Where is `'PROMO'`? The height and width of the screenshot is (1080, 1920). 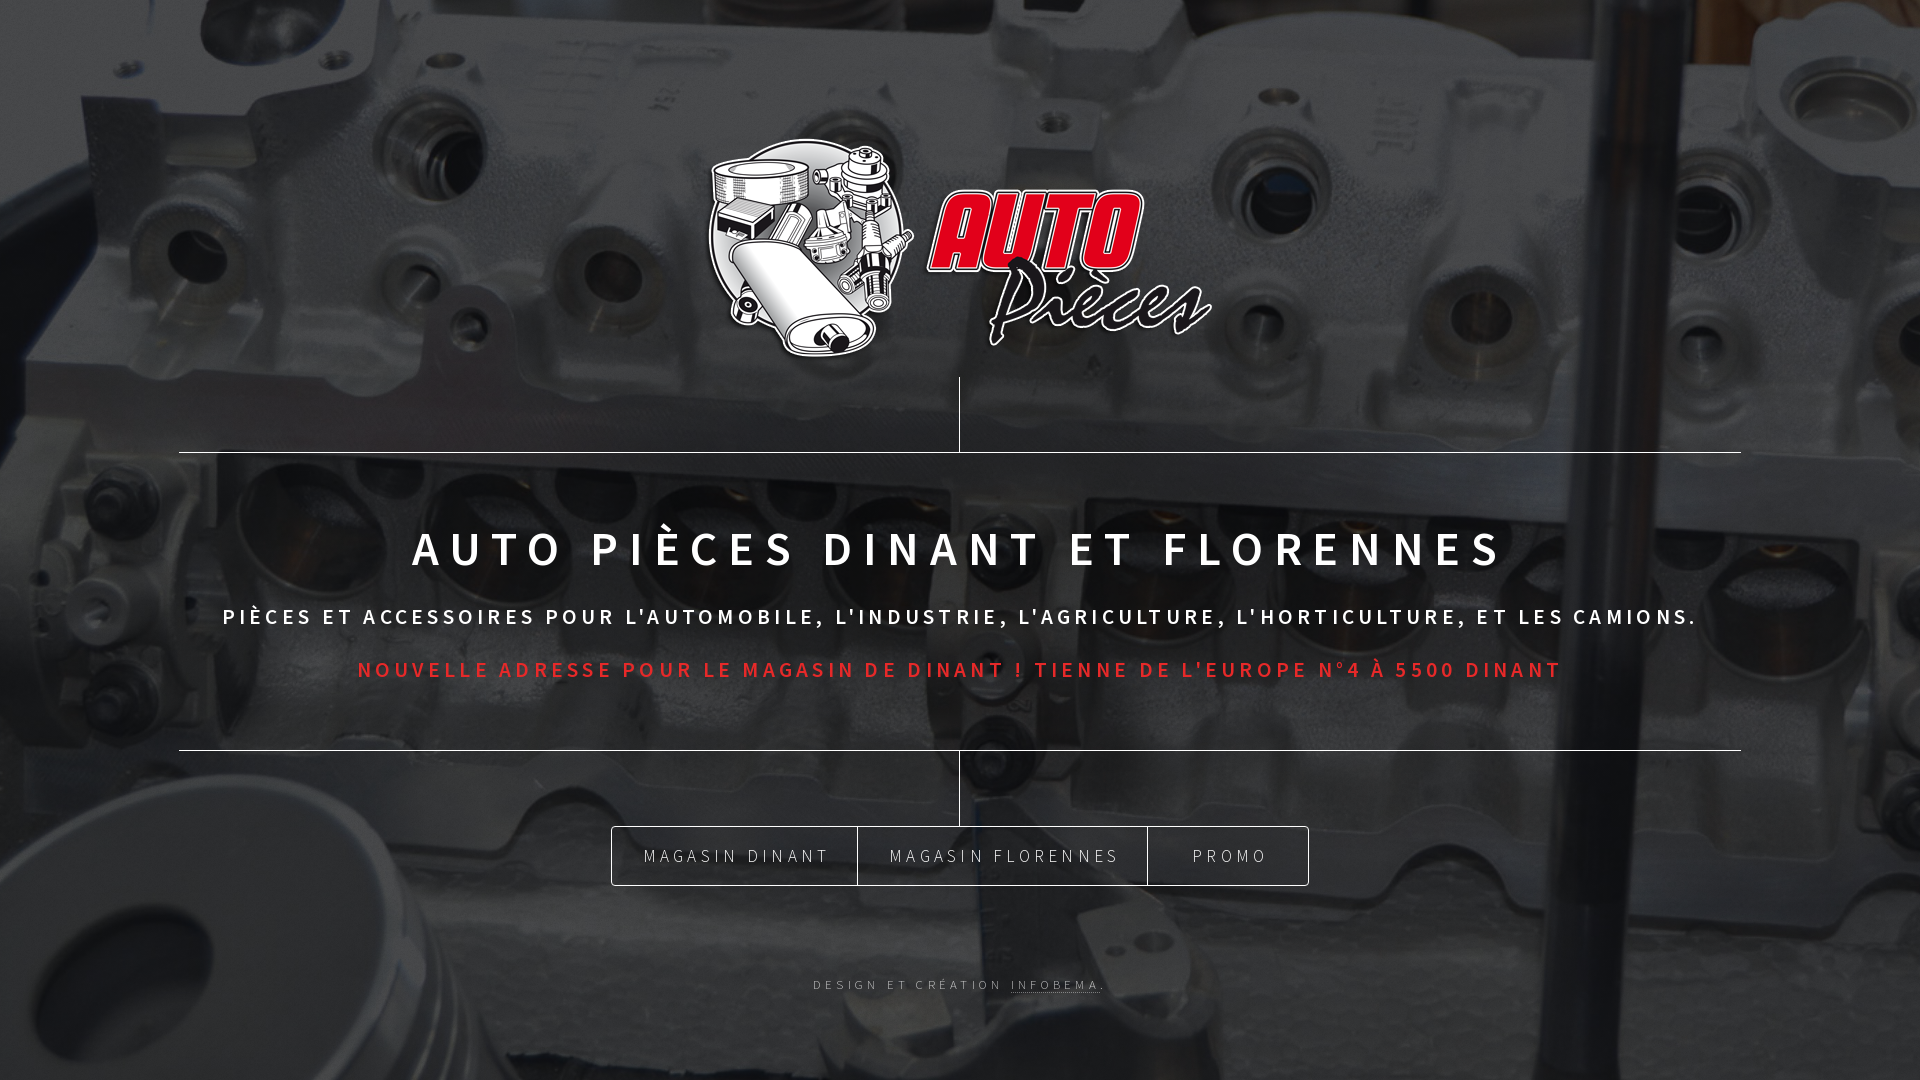 'PROMO' is located at coordinates (1227, 855).